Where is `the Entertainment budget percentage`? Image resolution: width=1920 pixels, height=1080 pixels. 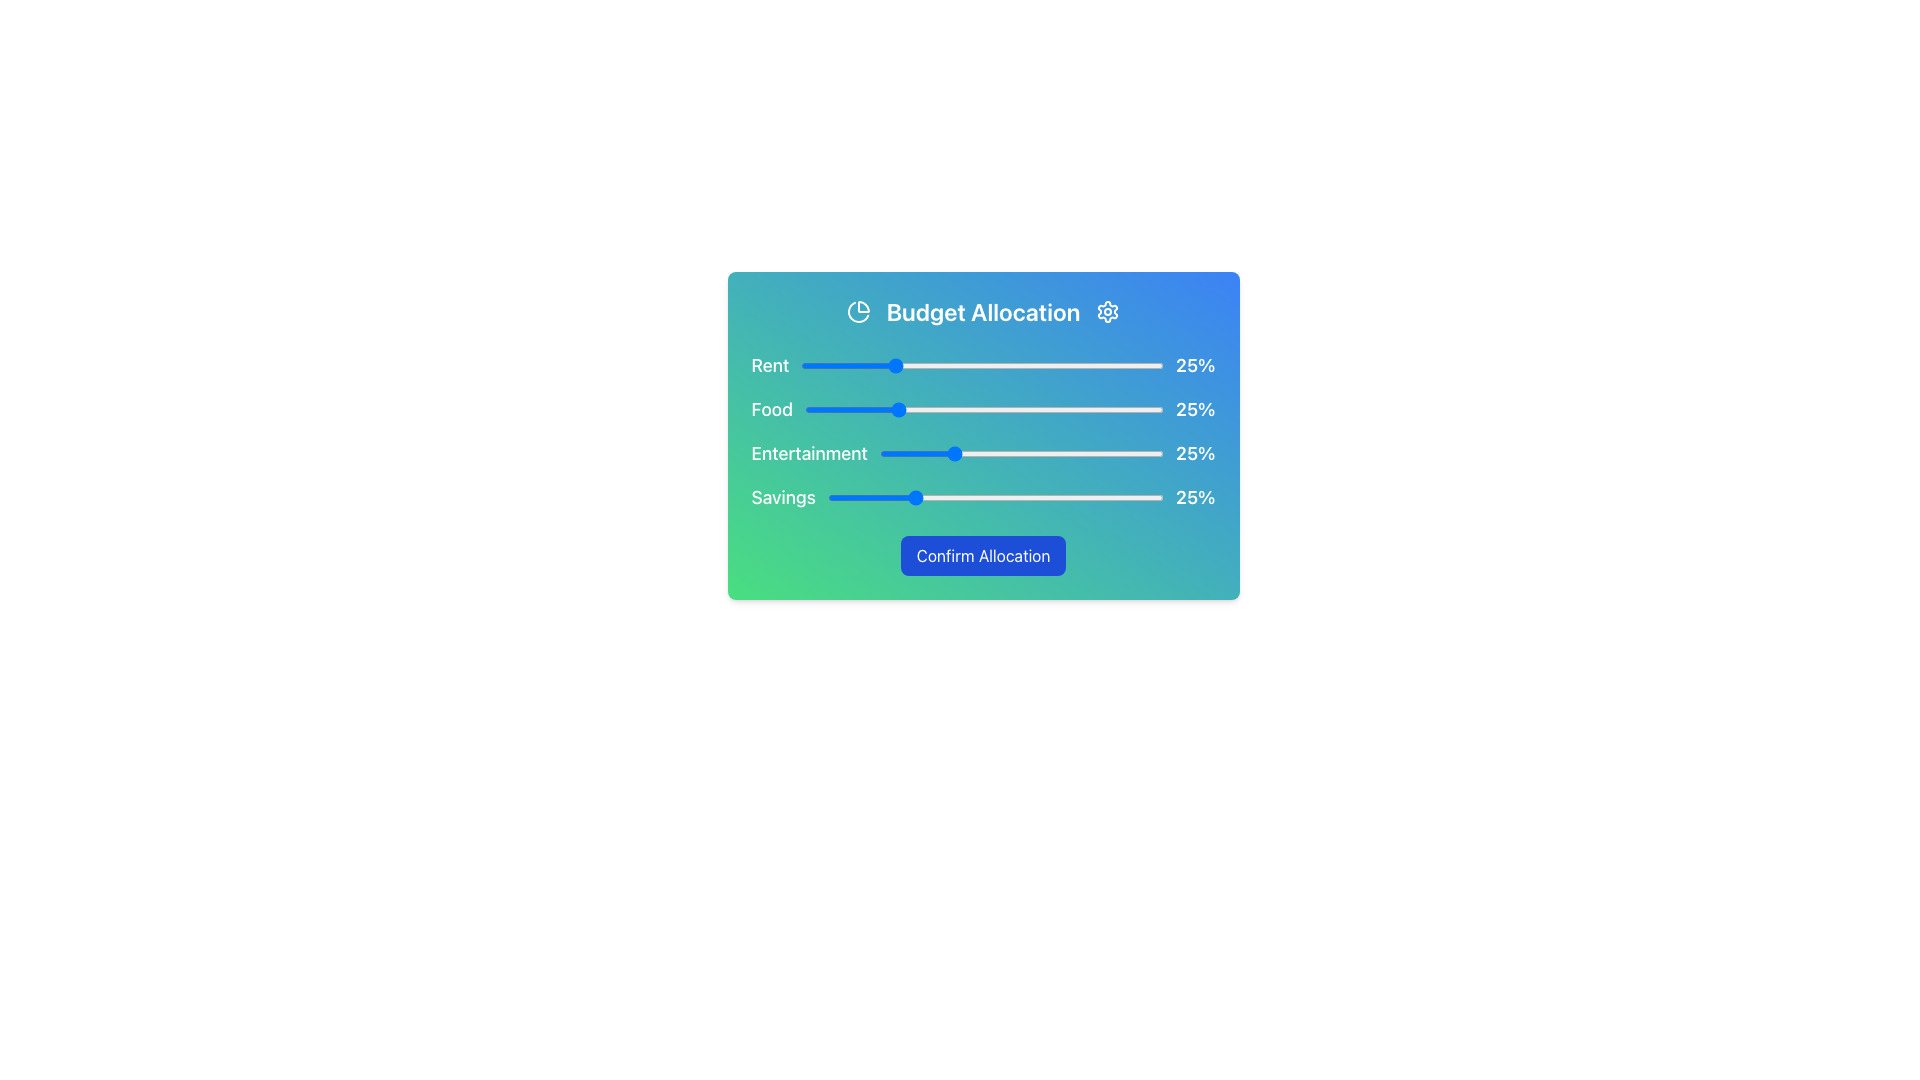
the Entertainment budget percentage is located at coordinates (1055, 454).